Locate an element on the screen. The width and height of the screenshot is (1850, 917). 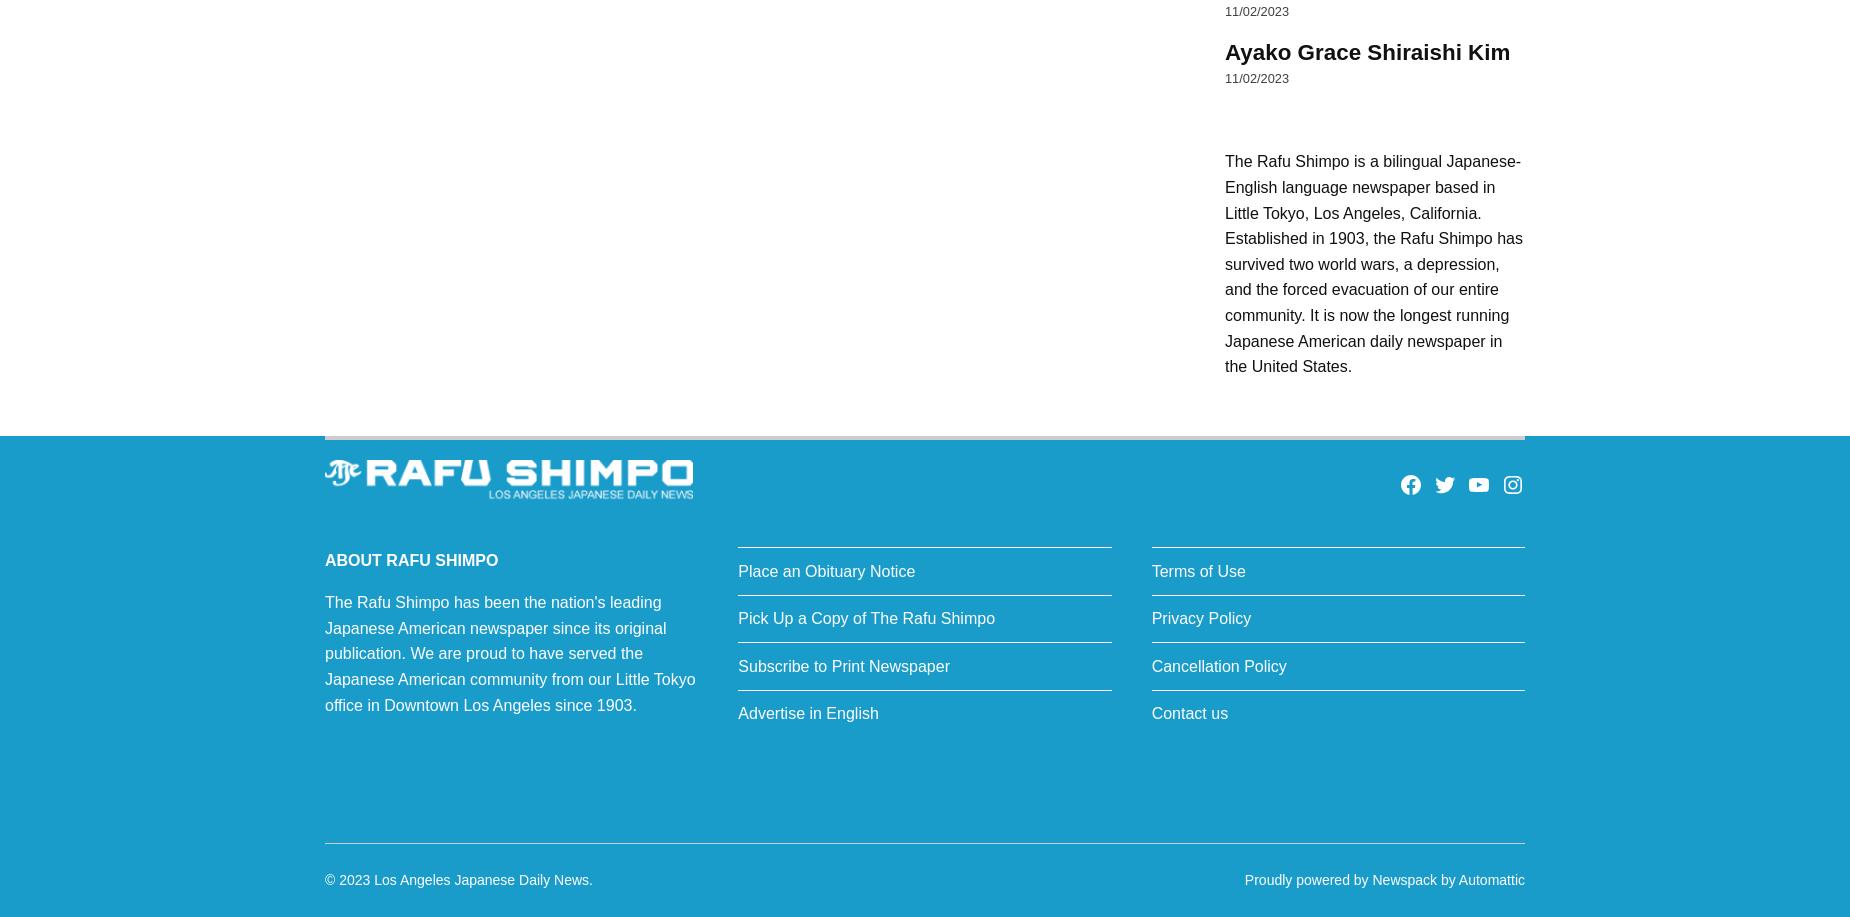
'Ayako Grace Shiraishi Kim' is located at coordinates (1366, 51).